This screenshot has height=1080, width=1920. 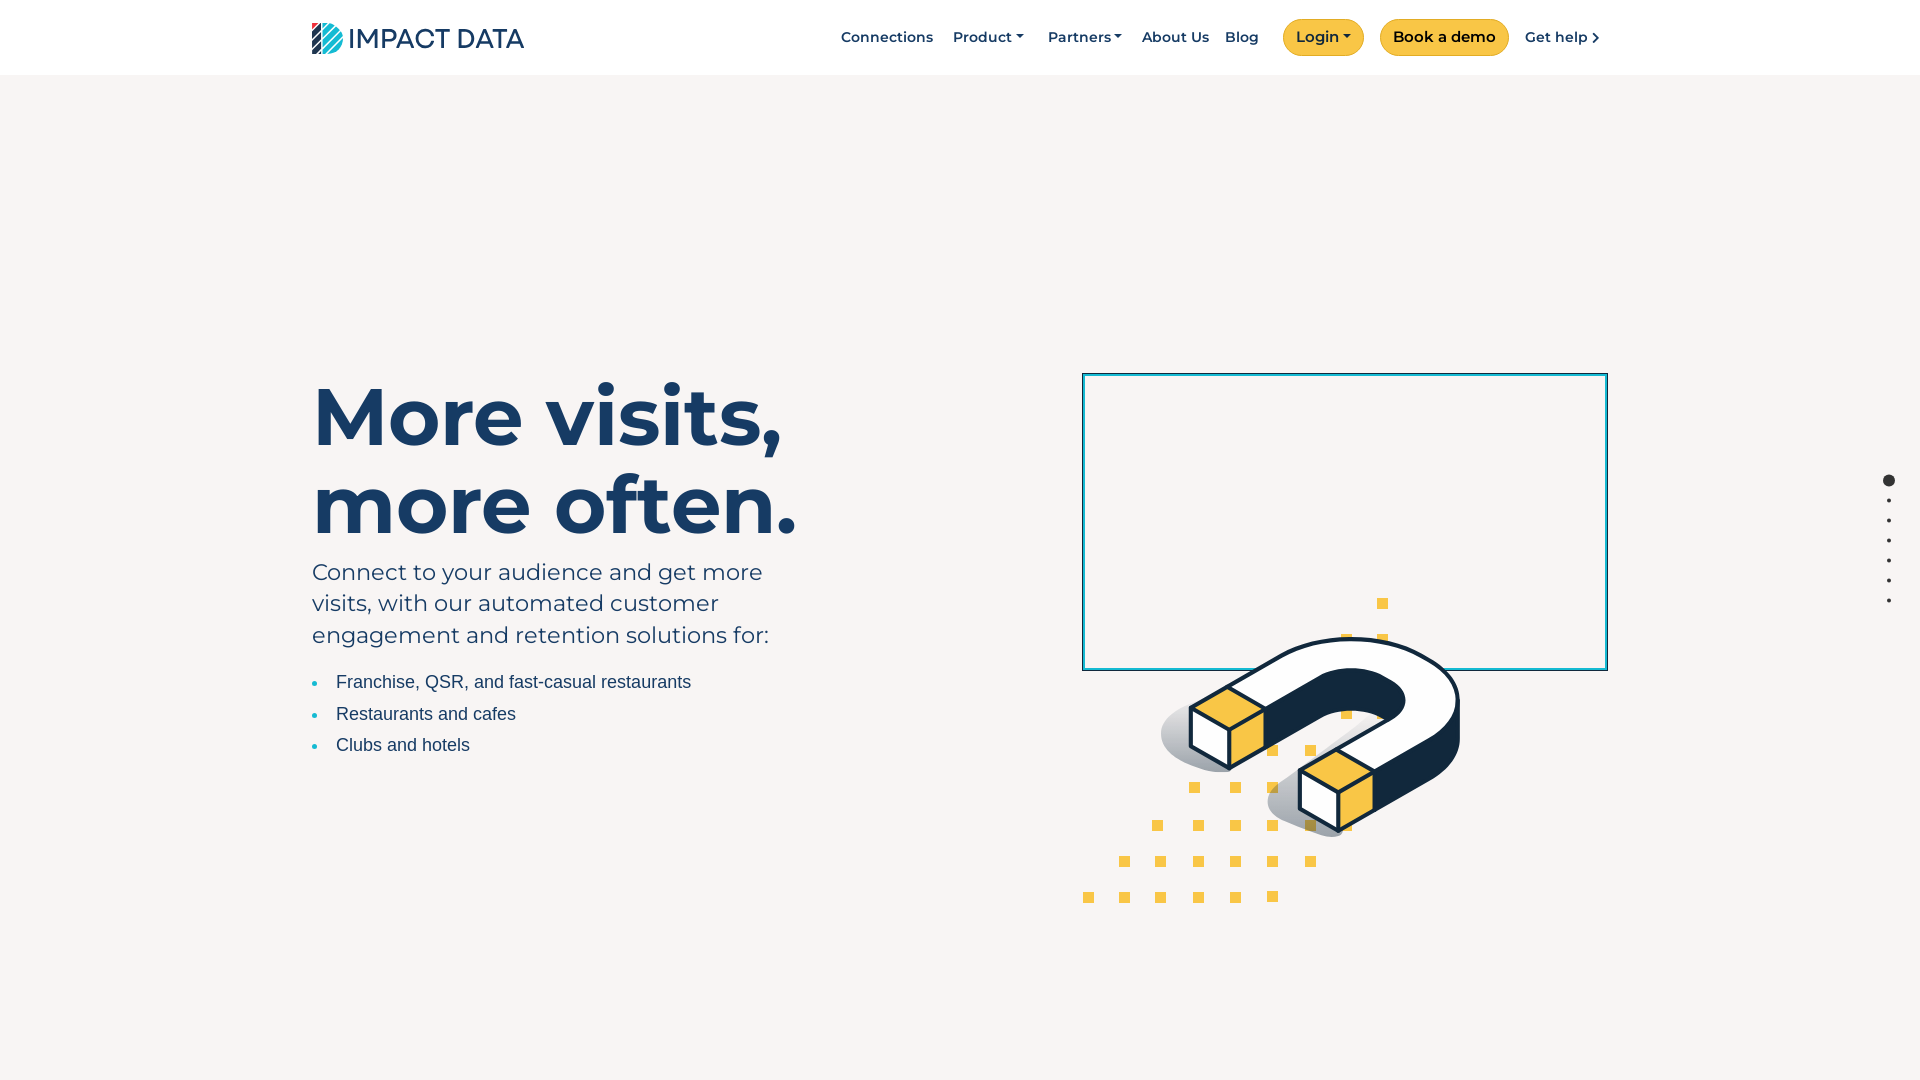 I want to click on 'Get help', so click(x=1565, y=37).